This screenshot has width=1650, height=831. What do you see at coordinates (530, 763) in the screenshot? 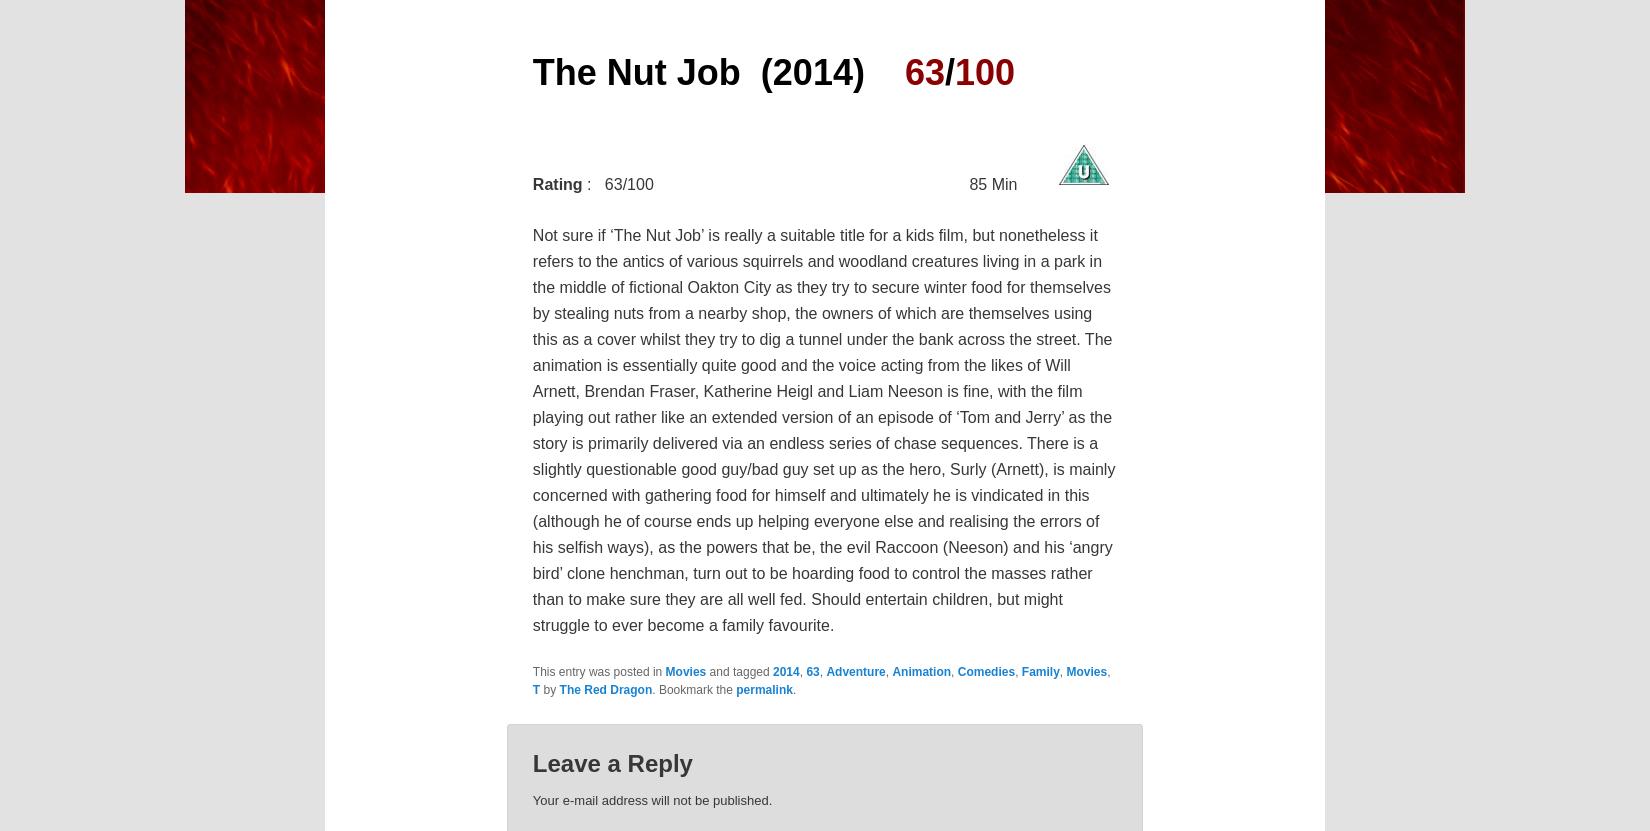
I see `'Leave a Reply'` at bounding box center [530, 763].